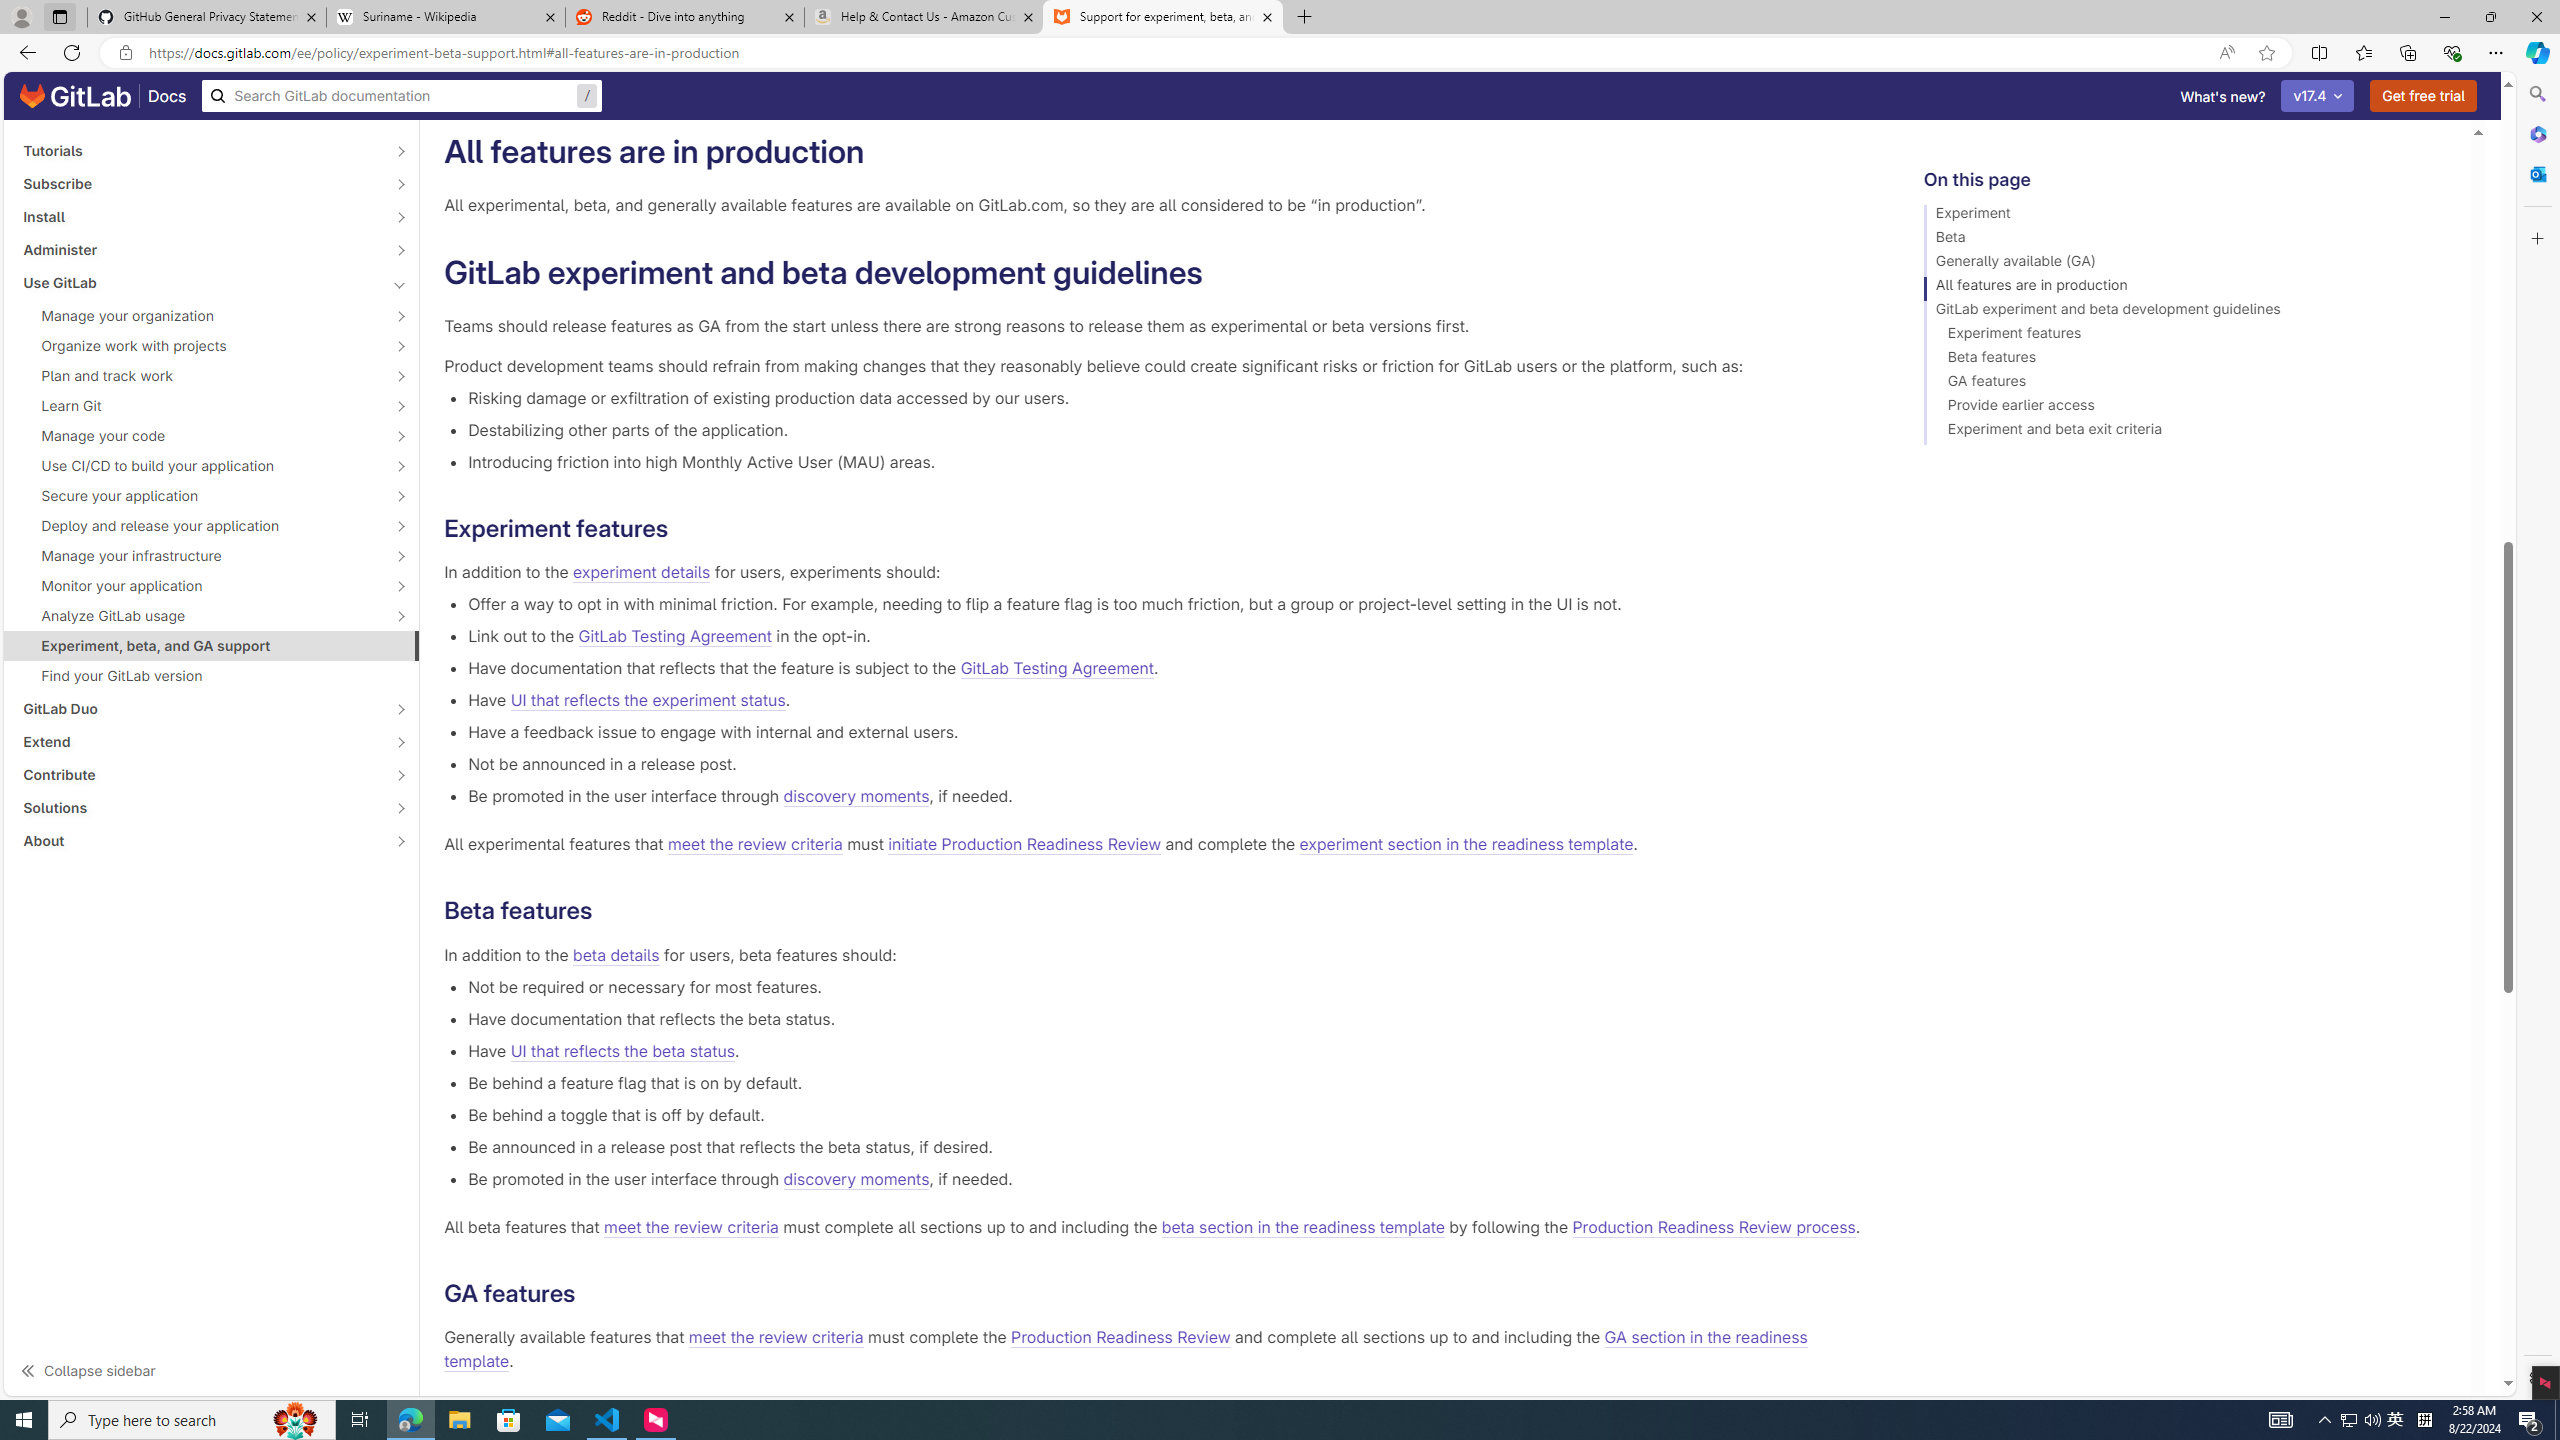 This screenshot has height=1440, width=2560. Describe the element at coordinates (641, 572) in the screenshot. I see `'experiment details'` at that location.